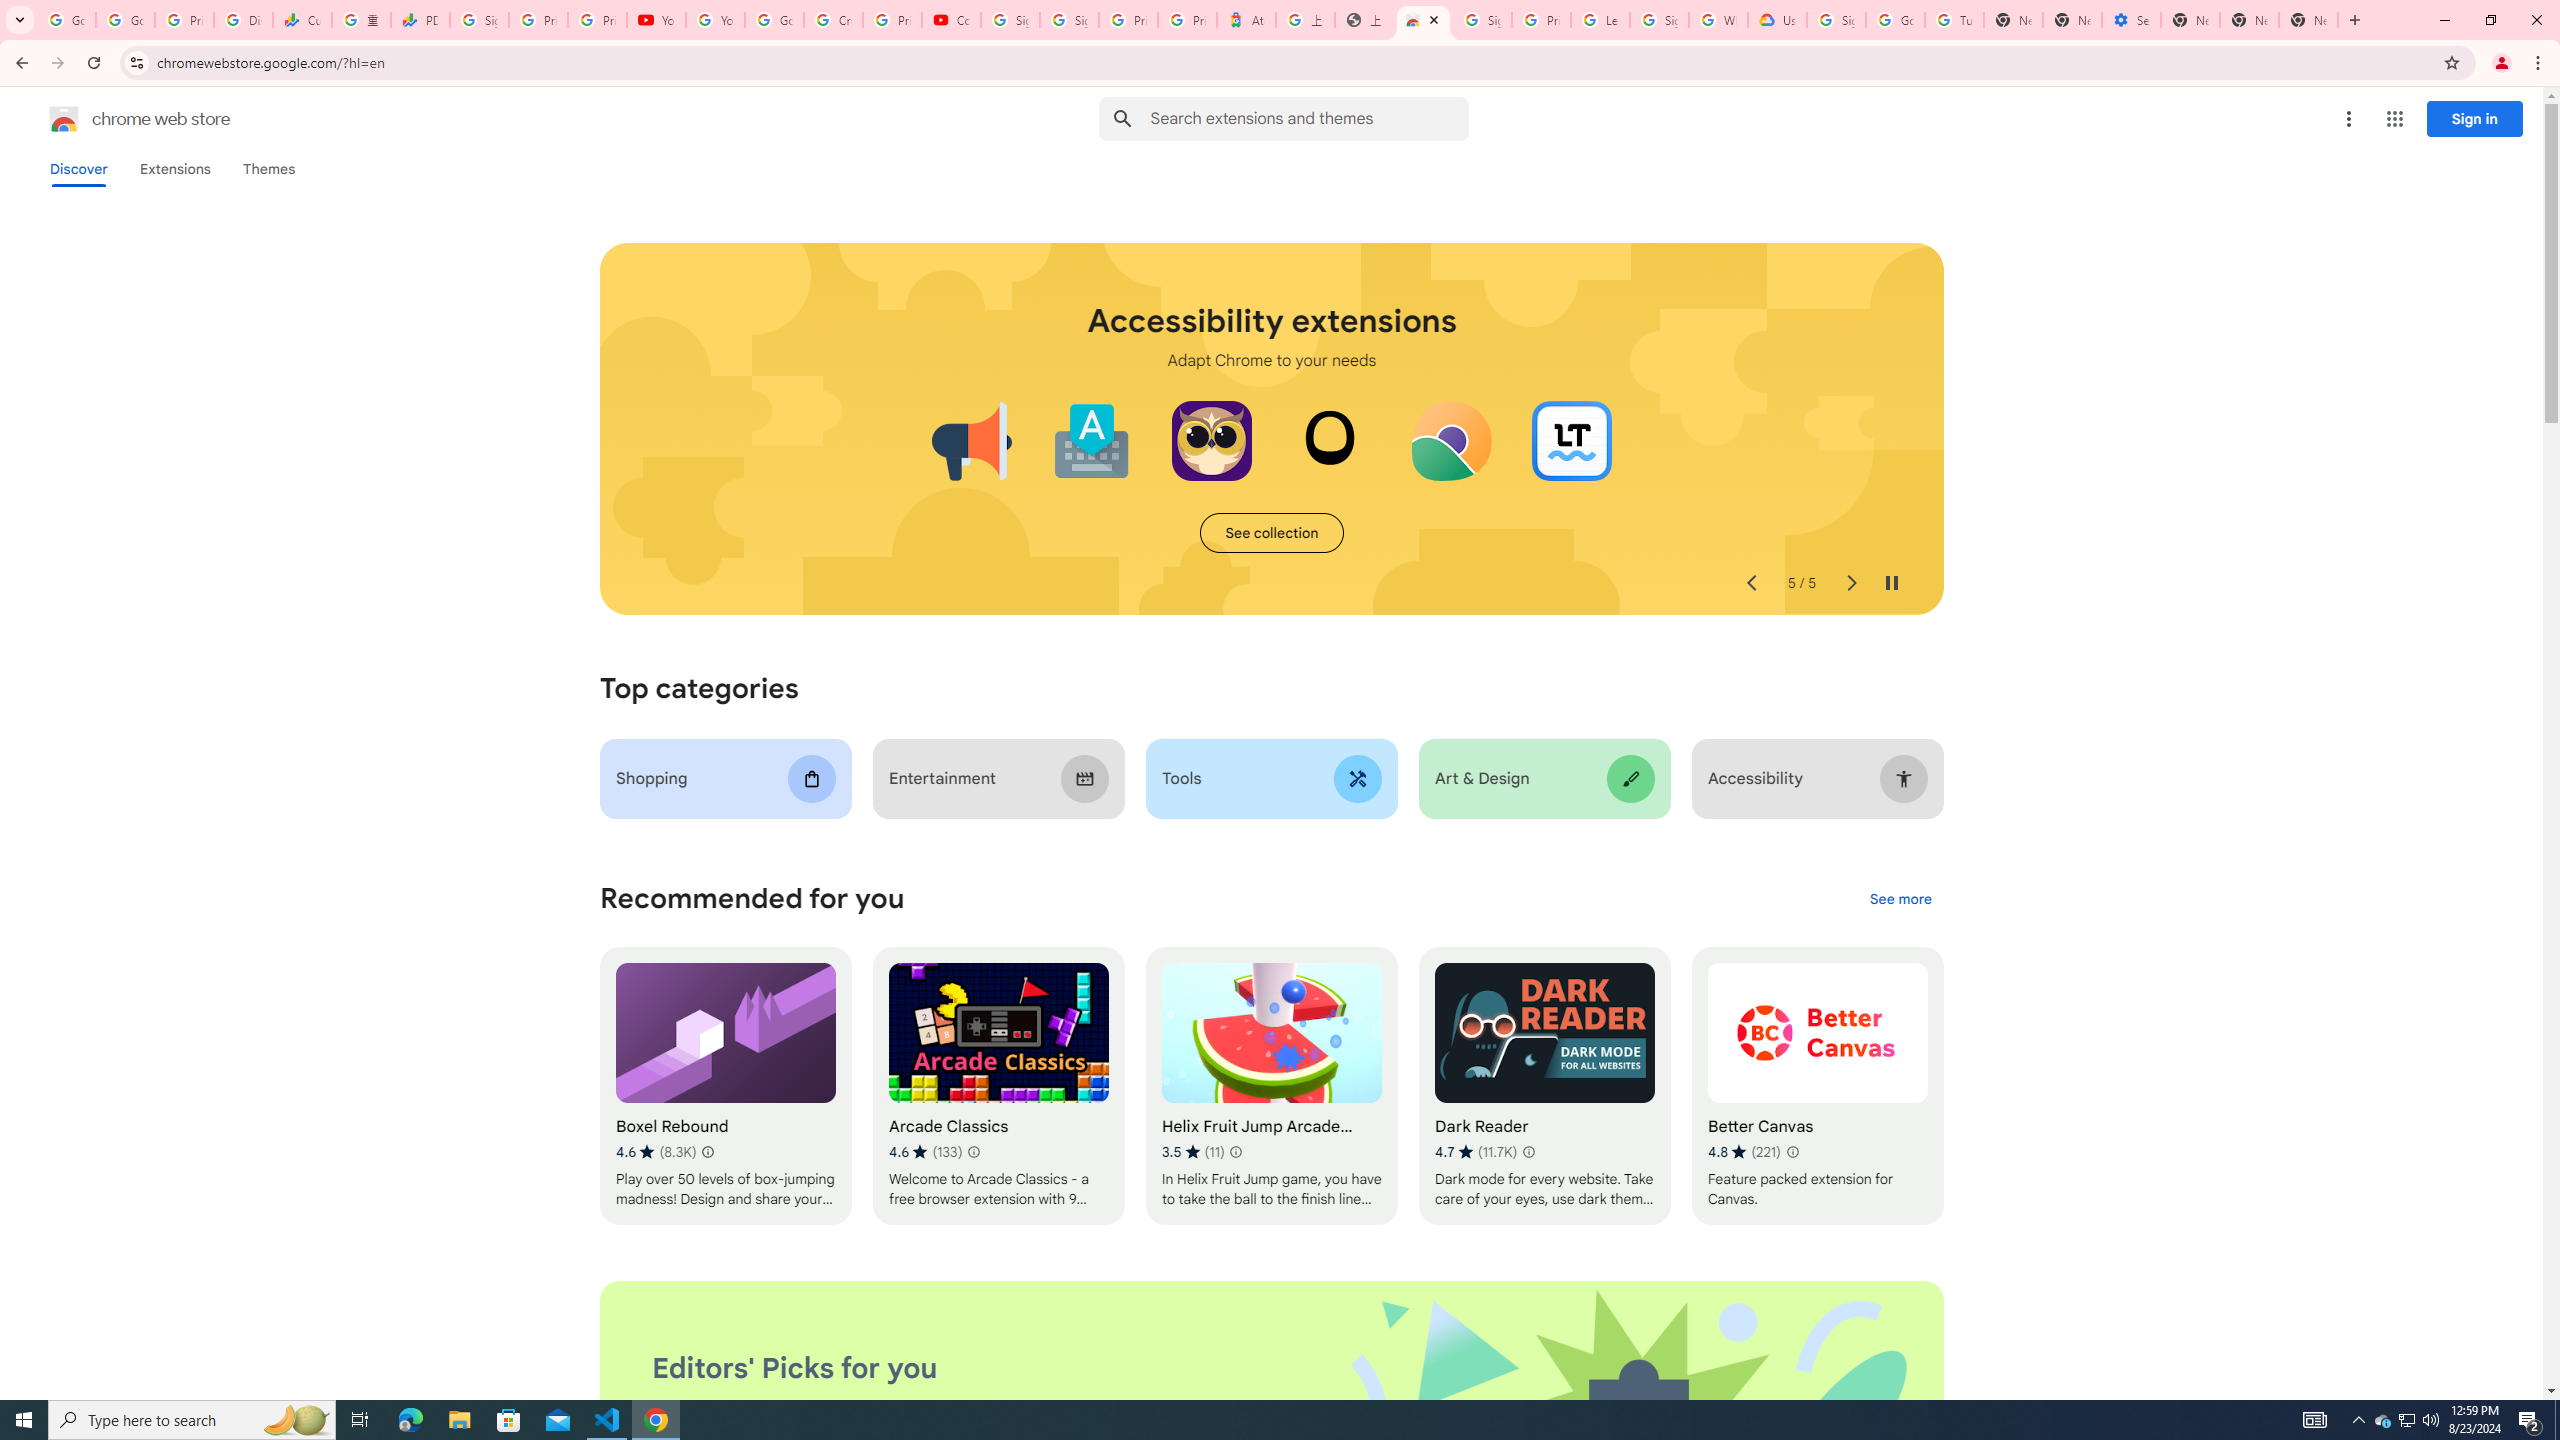 This screenshot has width=2560, height=1440. What do you see at coordinates (655, 1152) in the screenshot?
I see `'Average rating 4.6 out of 5 stars. 8.3K ratings.'` at bounding box center [655, 1152].